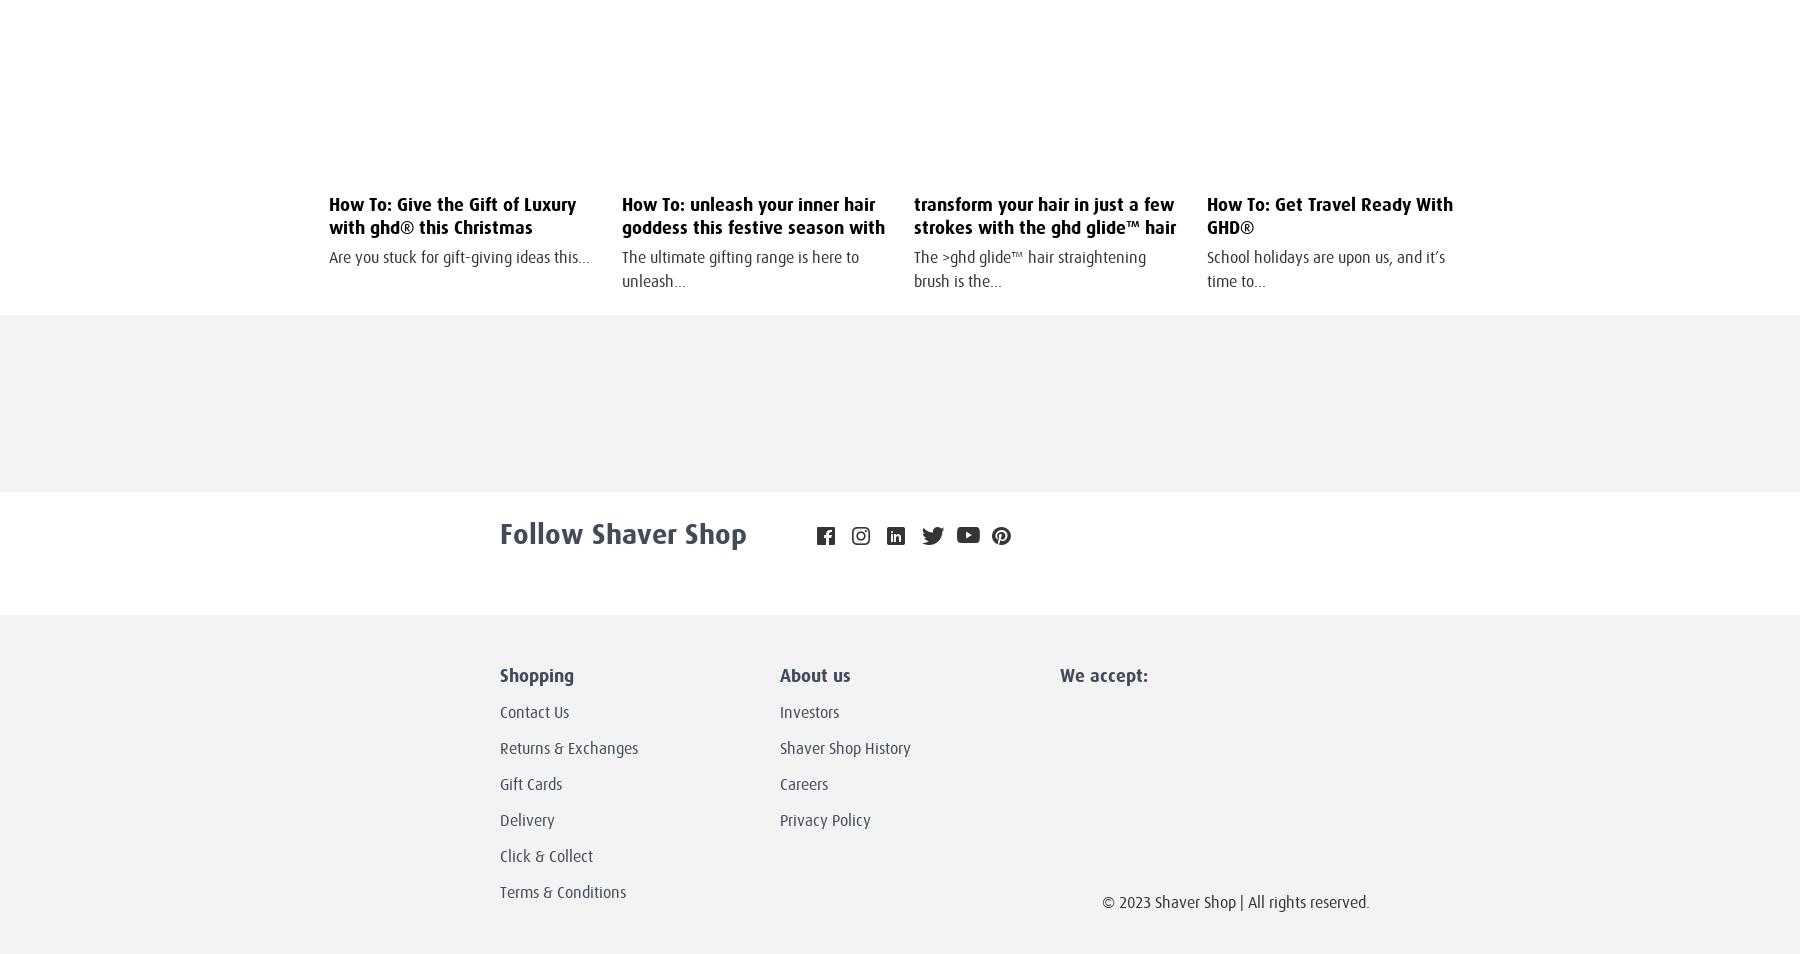 This screenshot has height=954, width=1800. I want to click on 'Sign up for the latest news, exclusive offers & grooming tips for', so click(597, 410).